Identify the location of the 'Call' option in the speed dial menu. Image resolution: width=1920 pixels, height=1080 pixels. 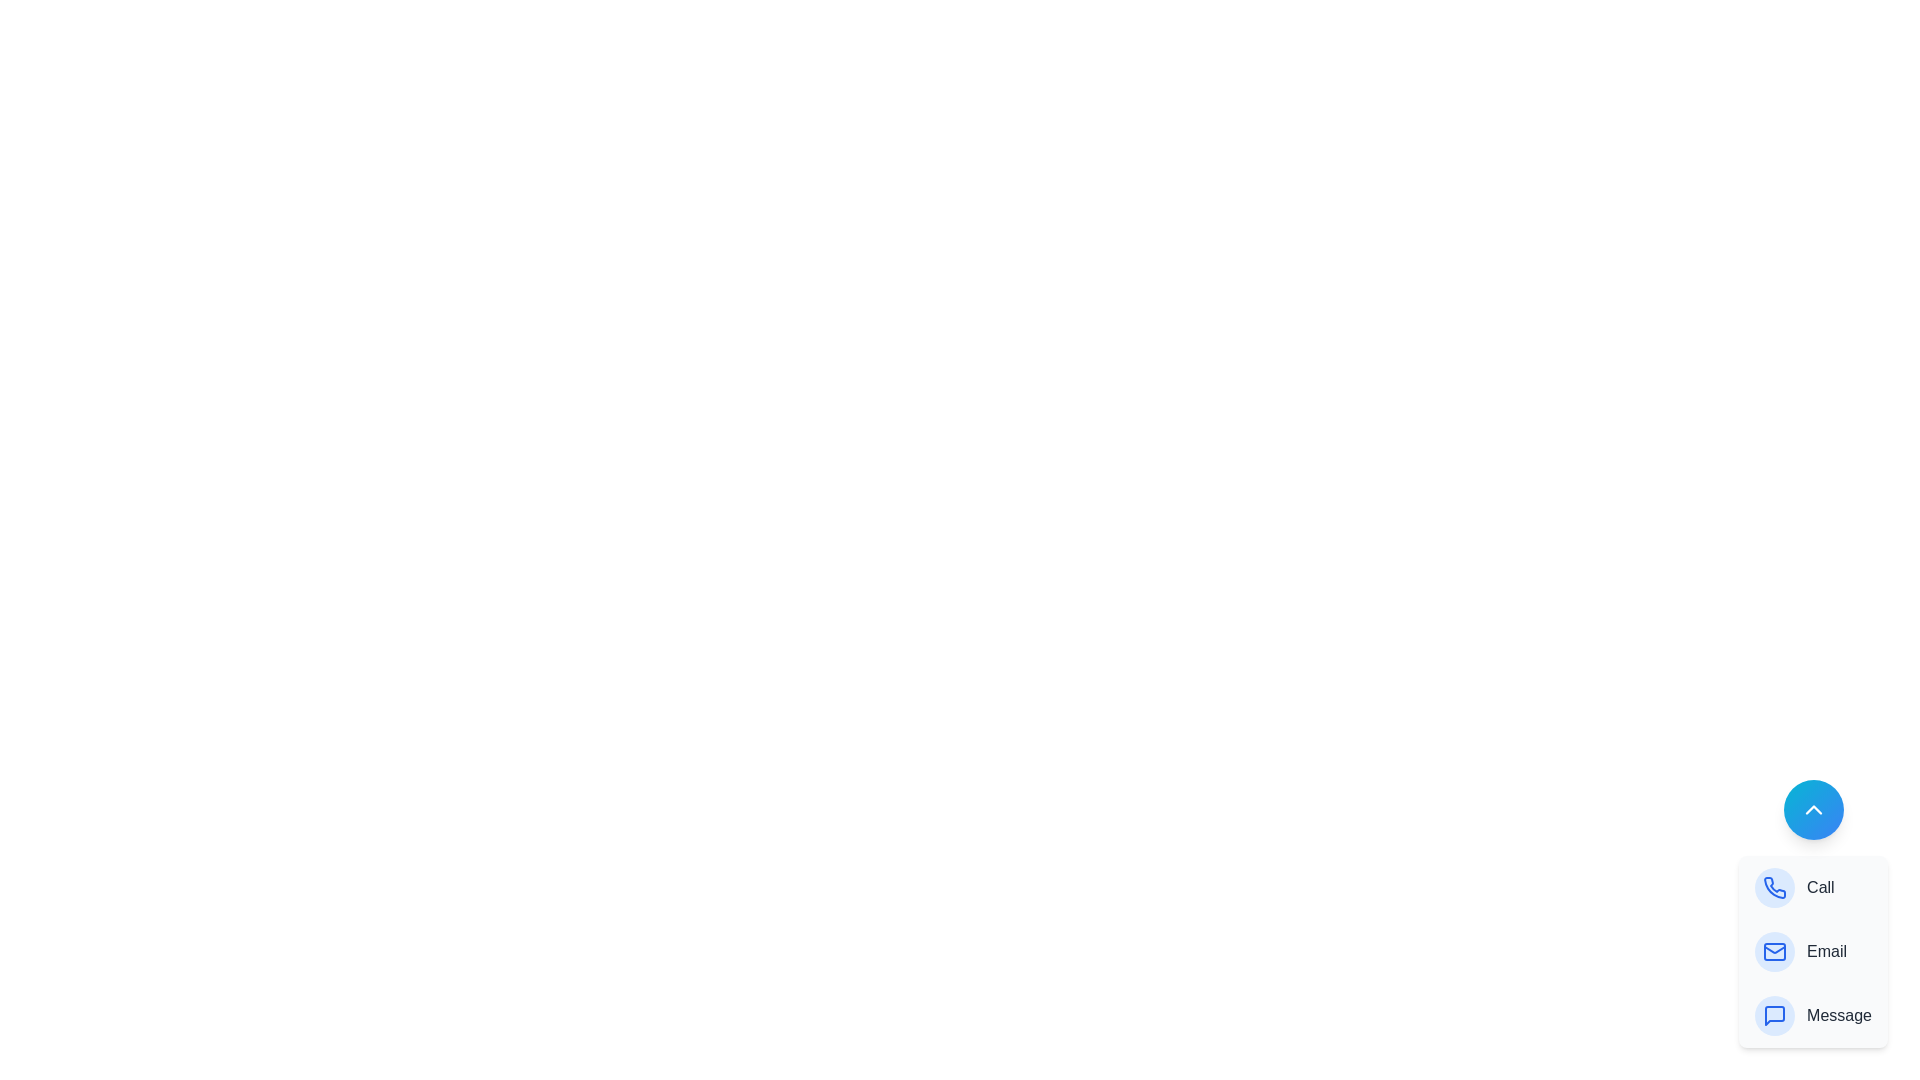
(1813, 886).